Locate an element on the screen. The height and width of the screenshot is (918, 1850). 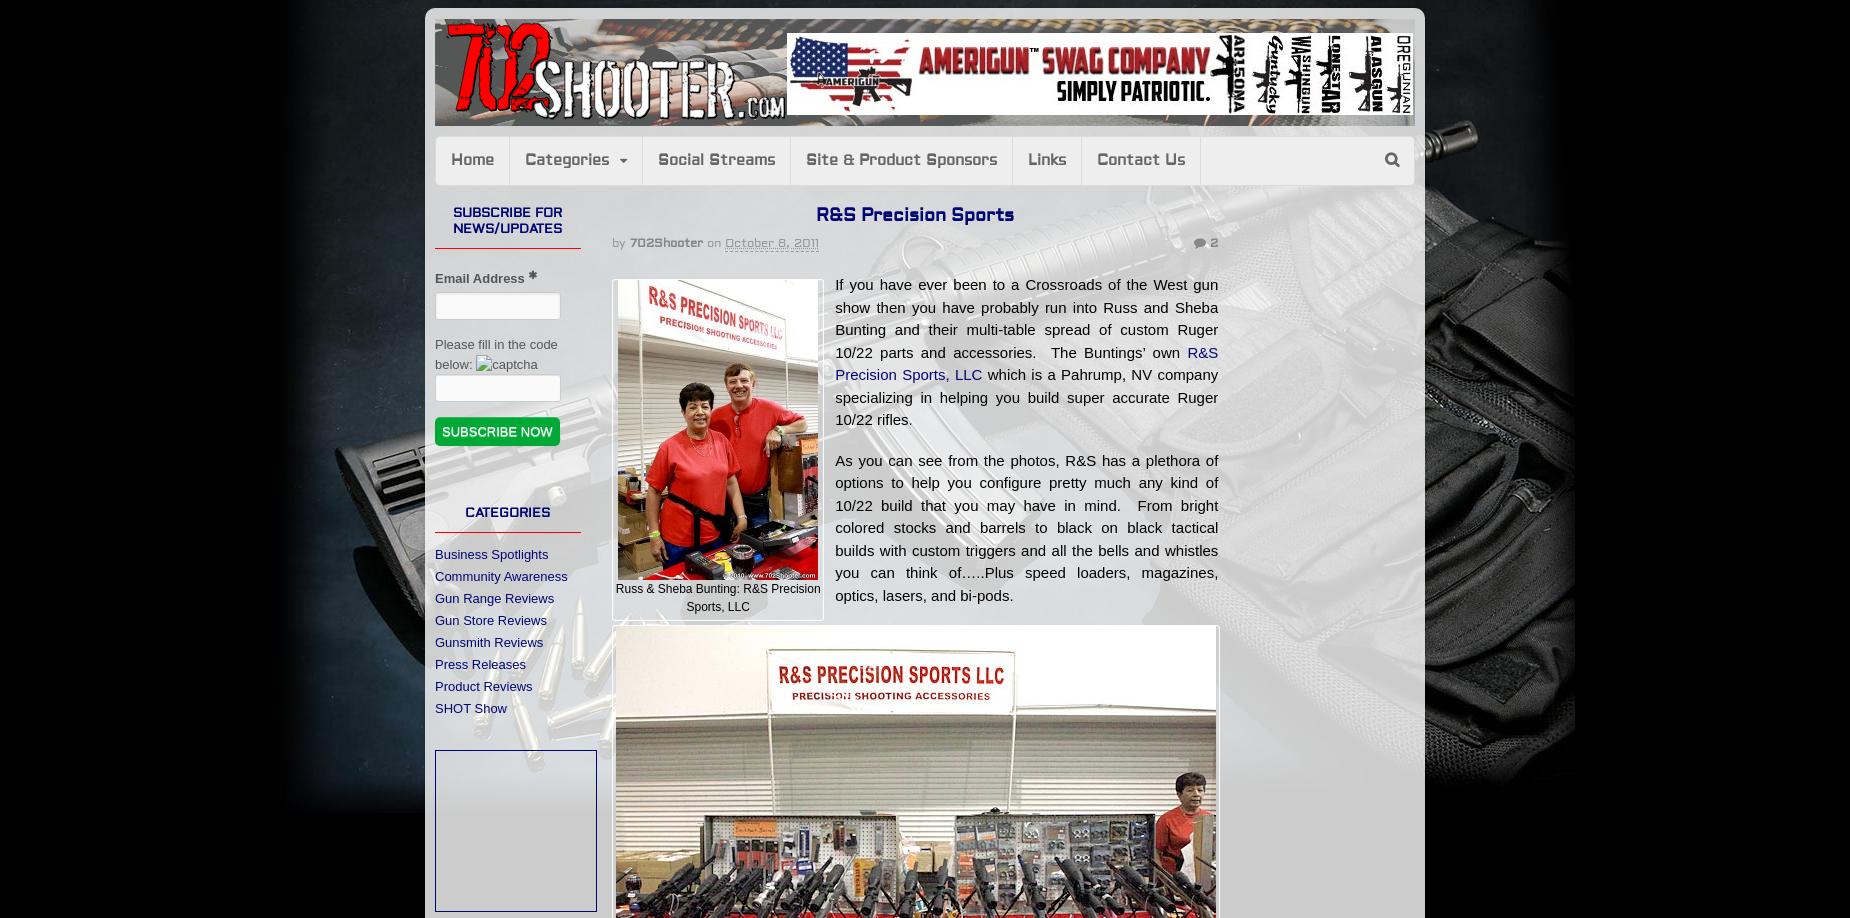
'Russ & Sheba Bunting: R&S Precision Sports, LLC' is located at coordinates (717, 596).